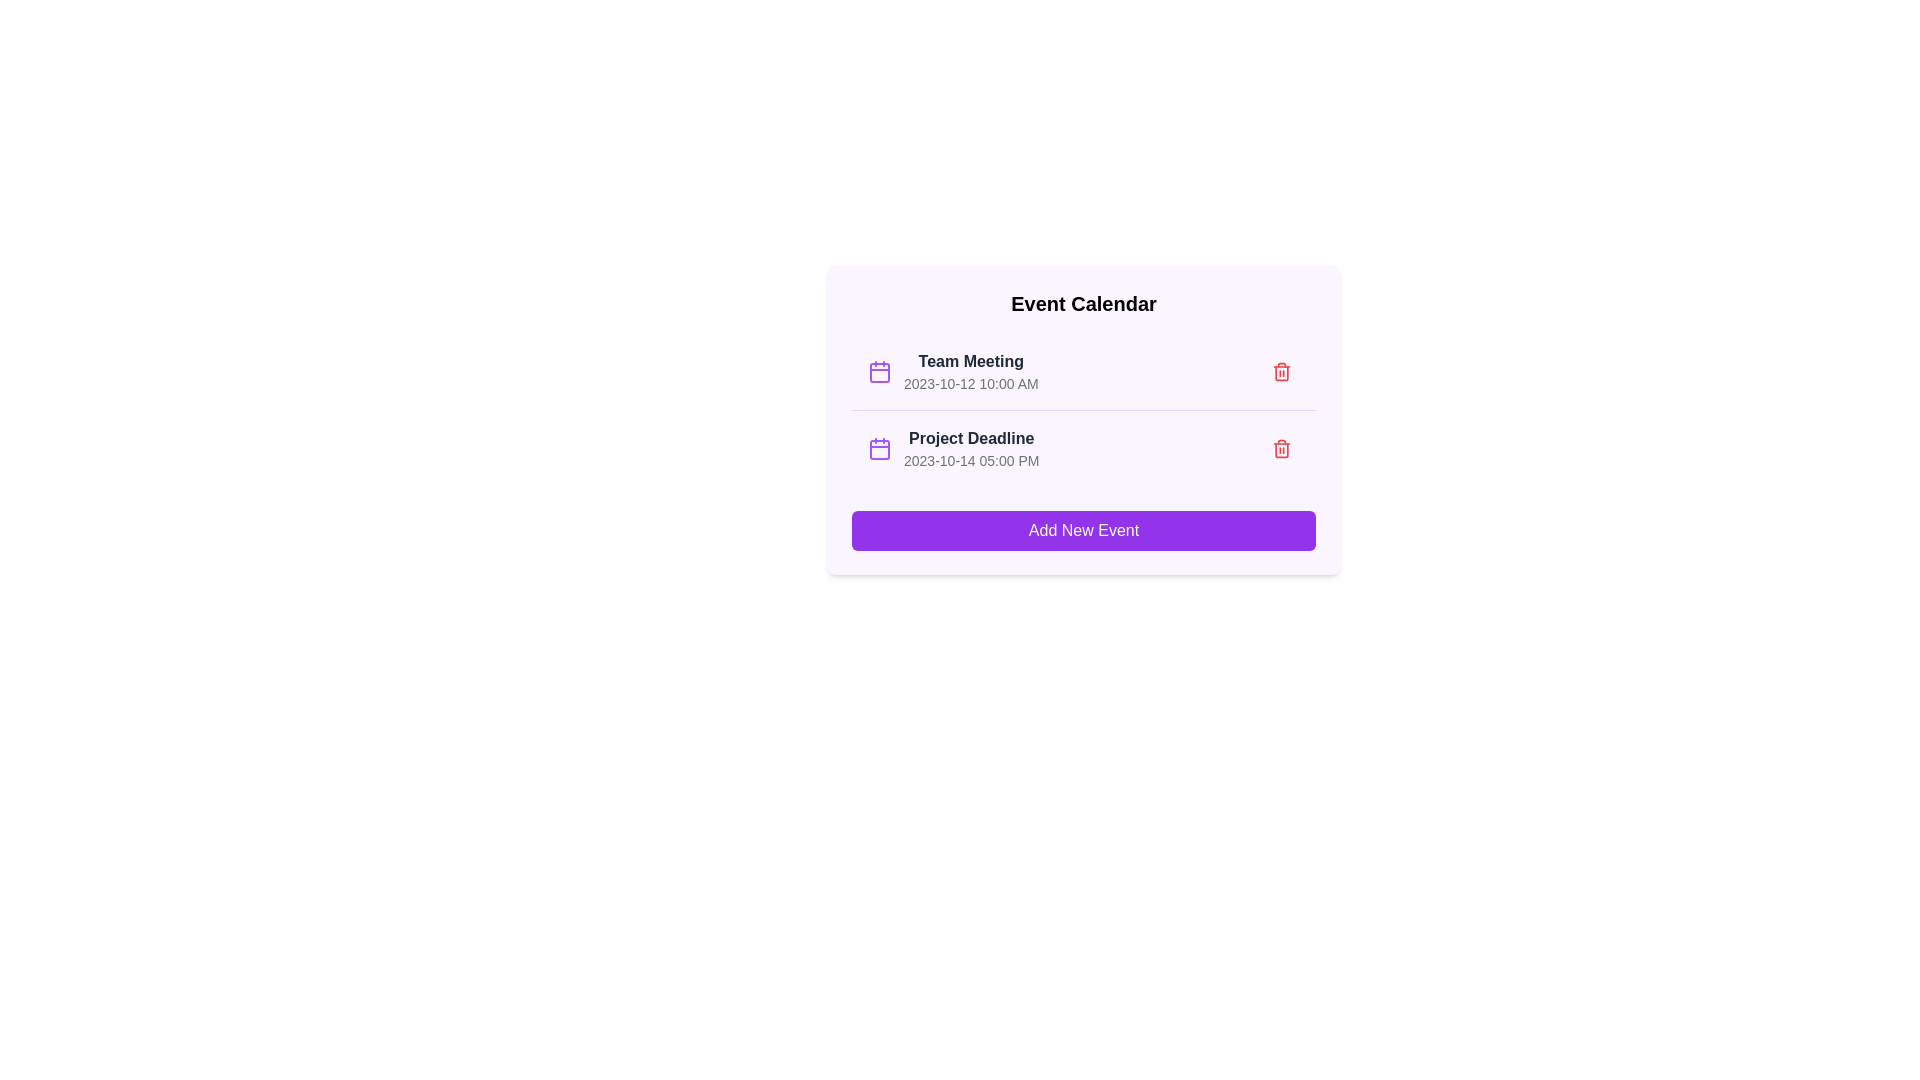  I want to click on the 'Add New Event' button, so click(1083, 530).